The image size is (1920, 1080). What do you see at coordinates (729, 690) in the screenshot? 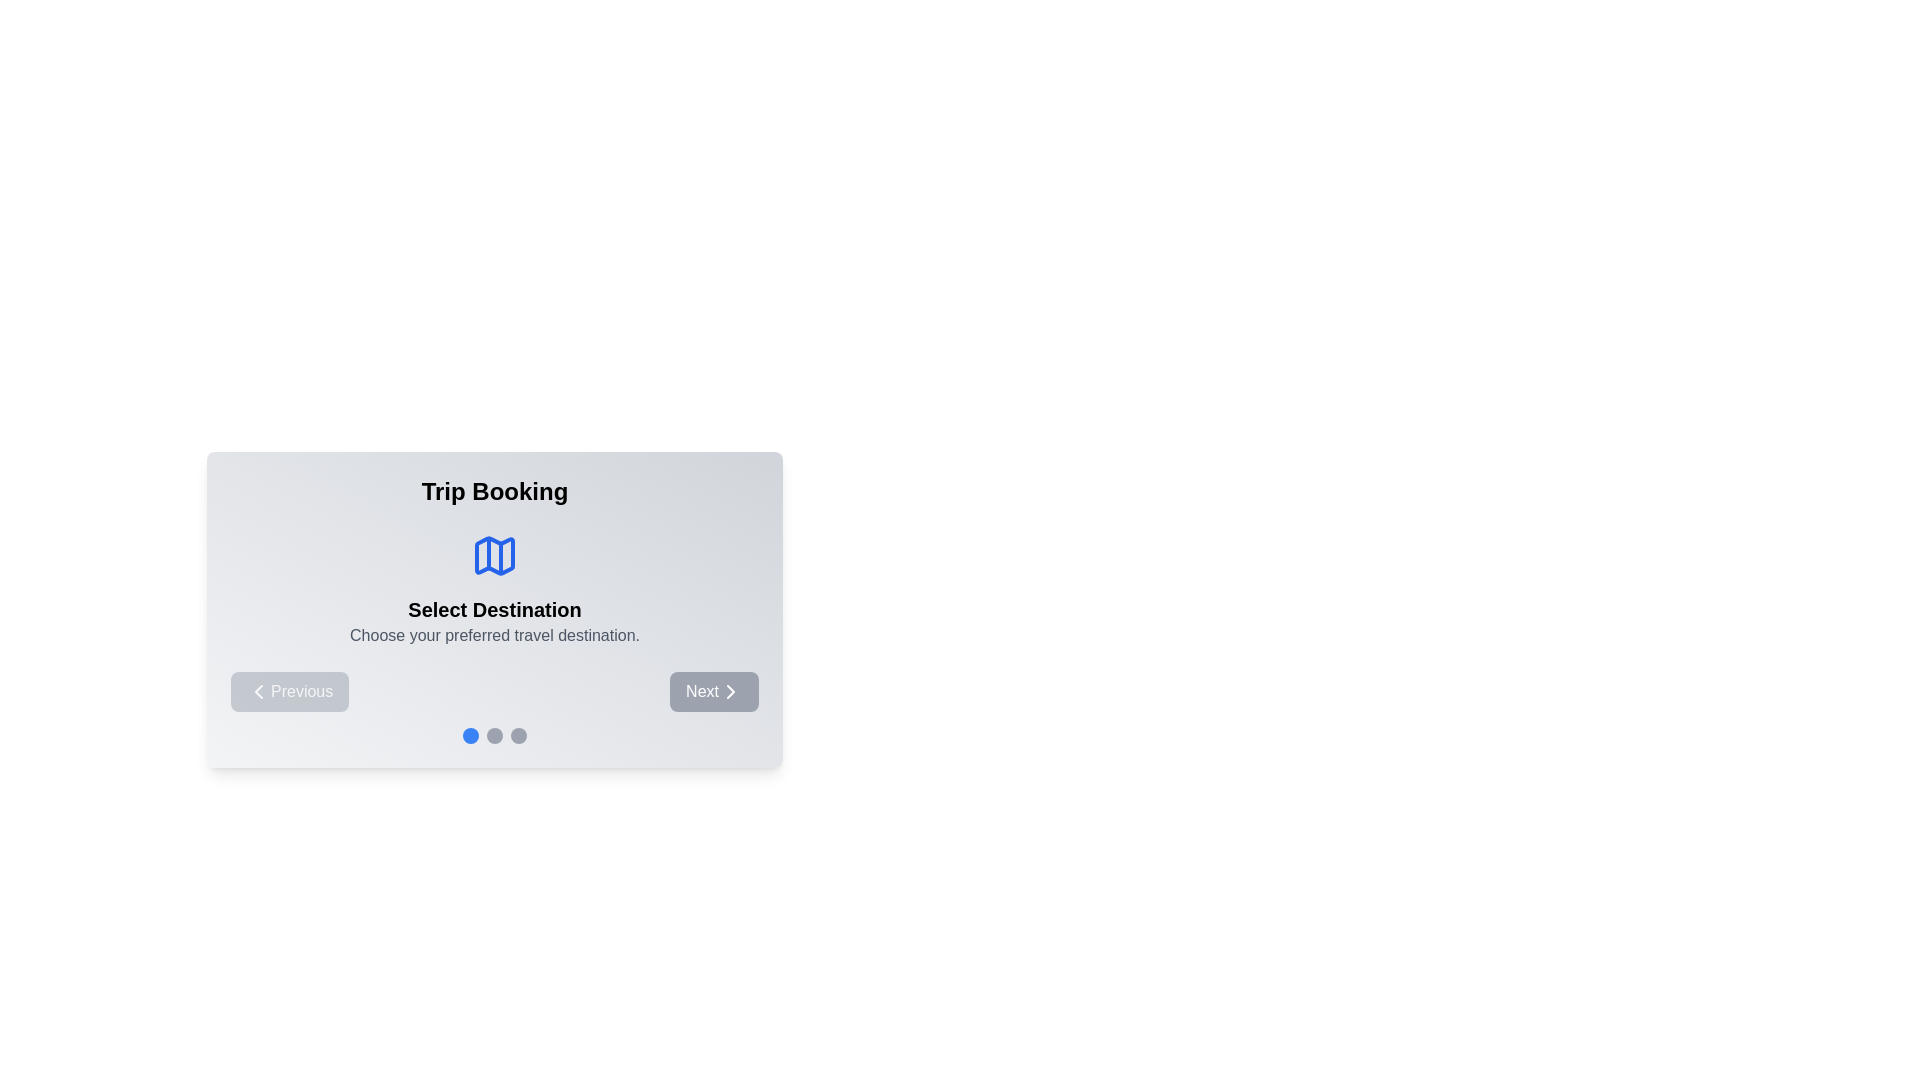
I see `the right-pointing arrow icon within the 'Next' button to proceed to the next step` at bounding box center [729, 690].